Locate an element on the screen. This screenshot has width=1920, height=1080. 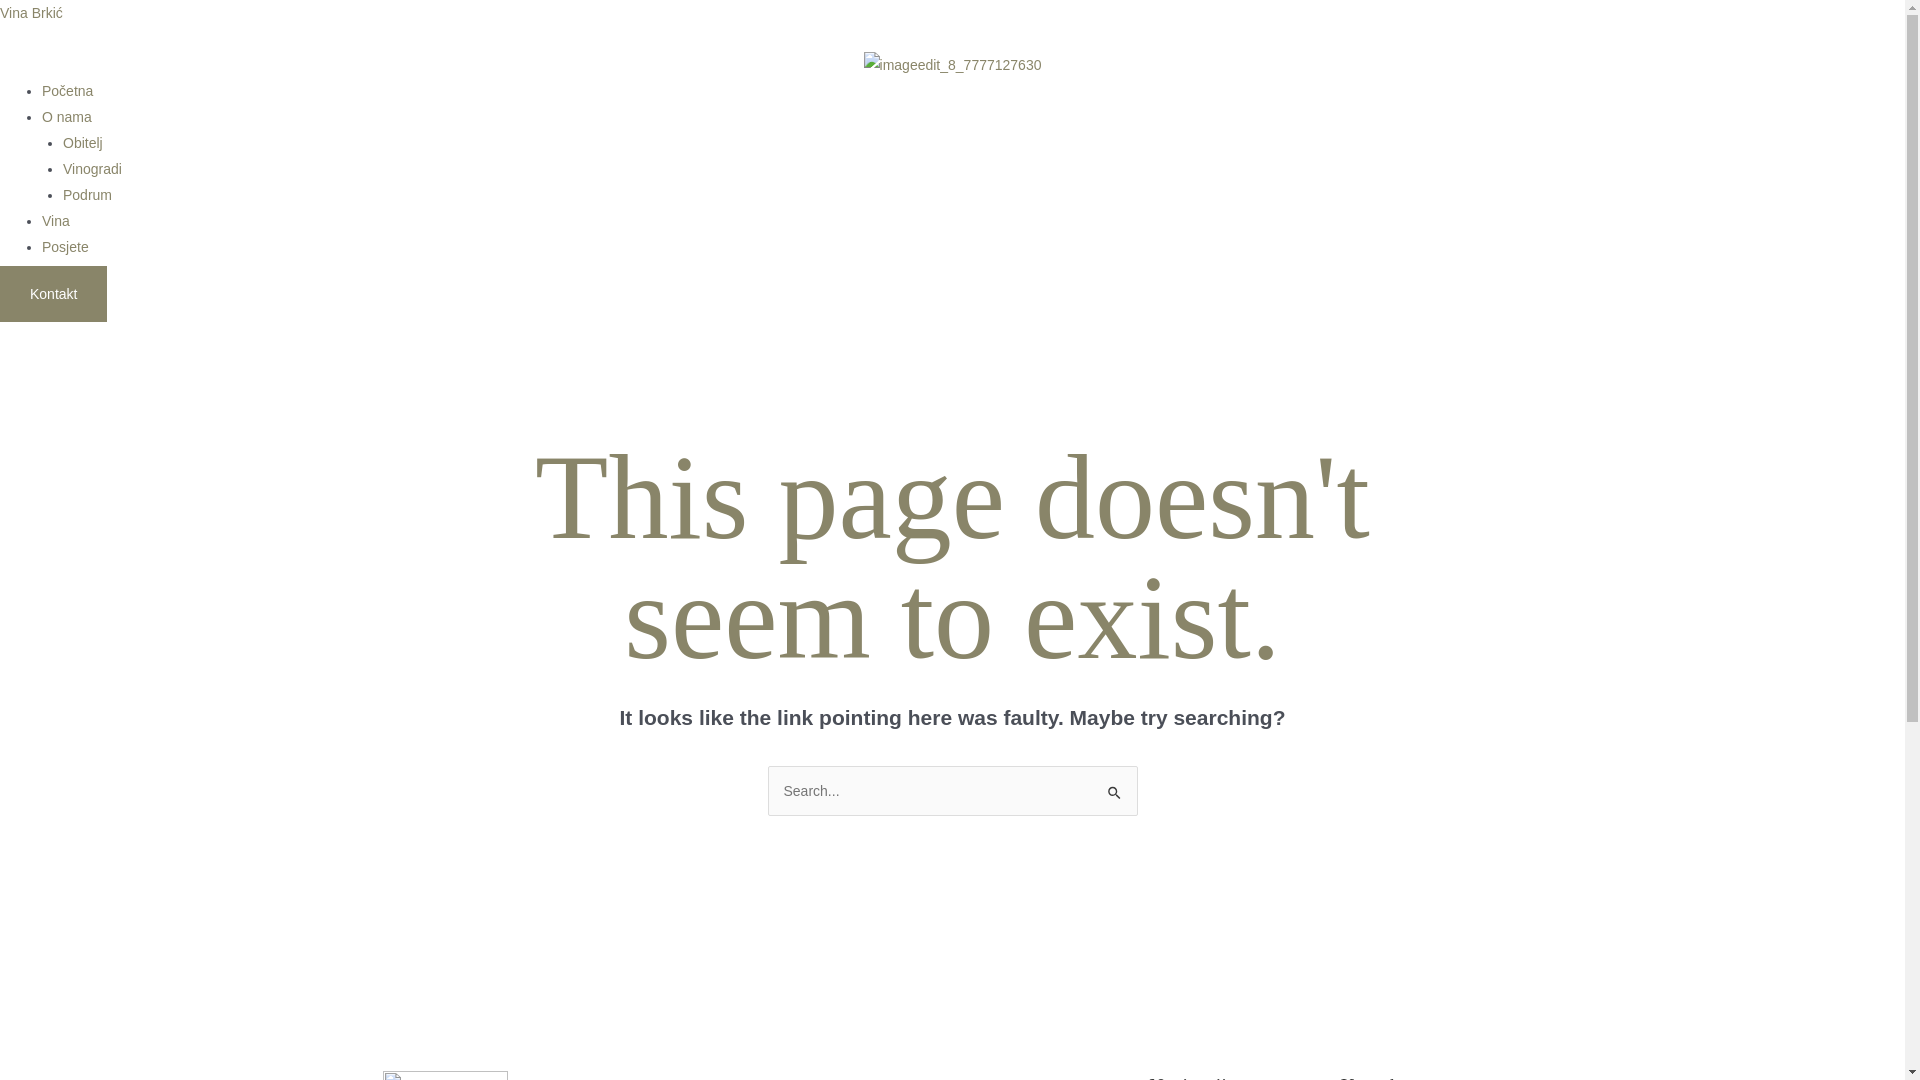
'O nama' is located at coordinates (42, 116).